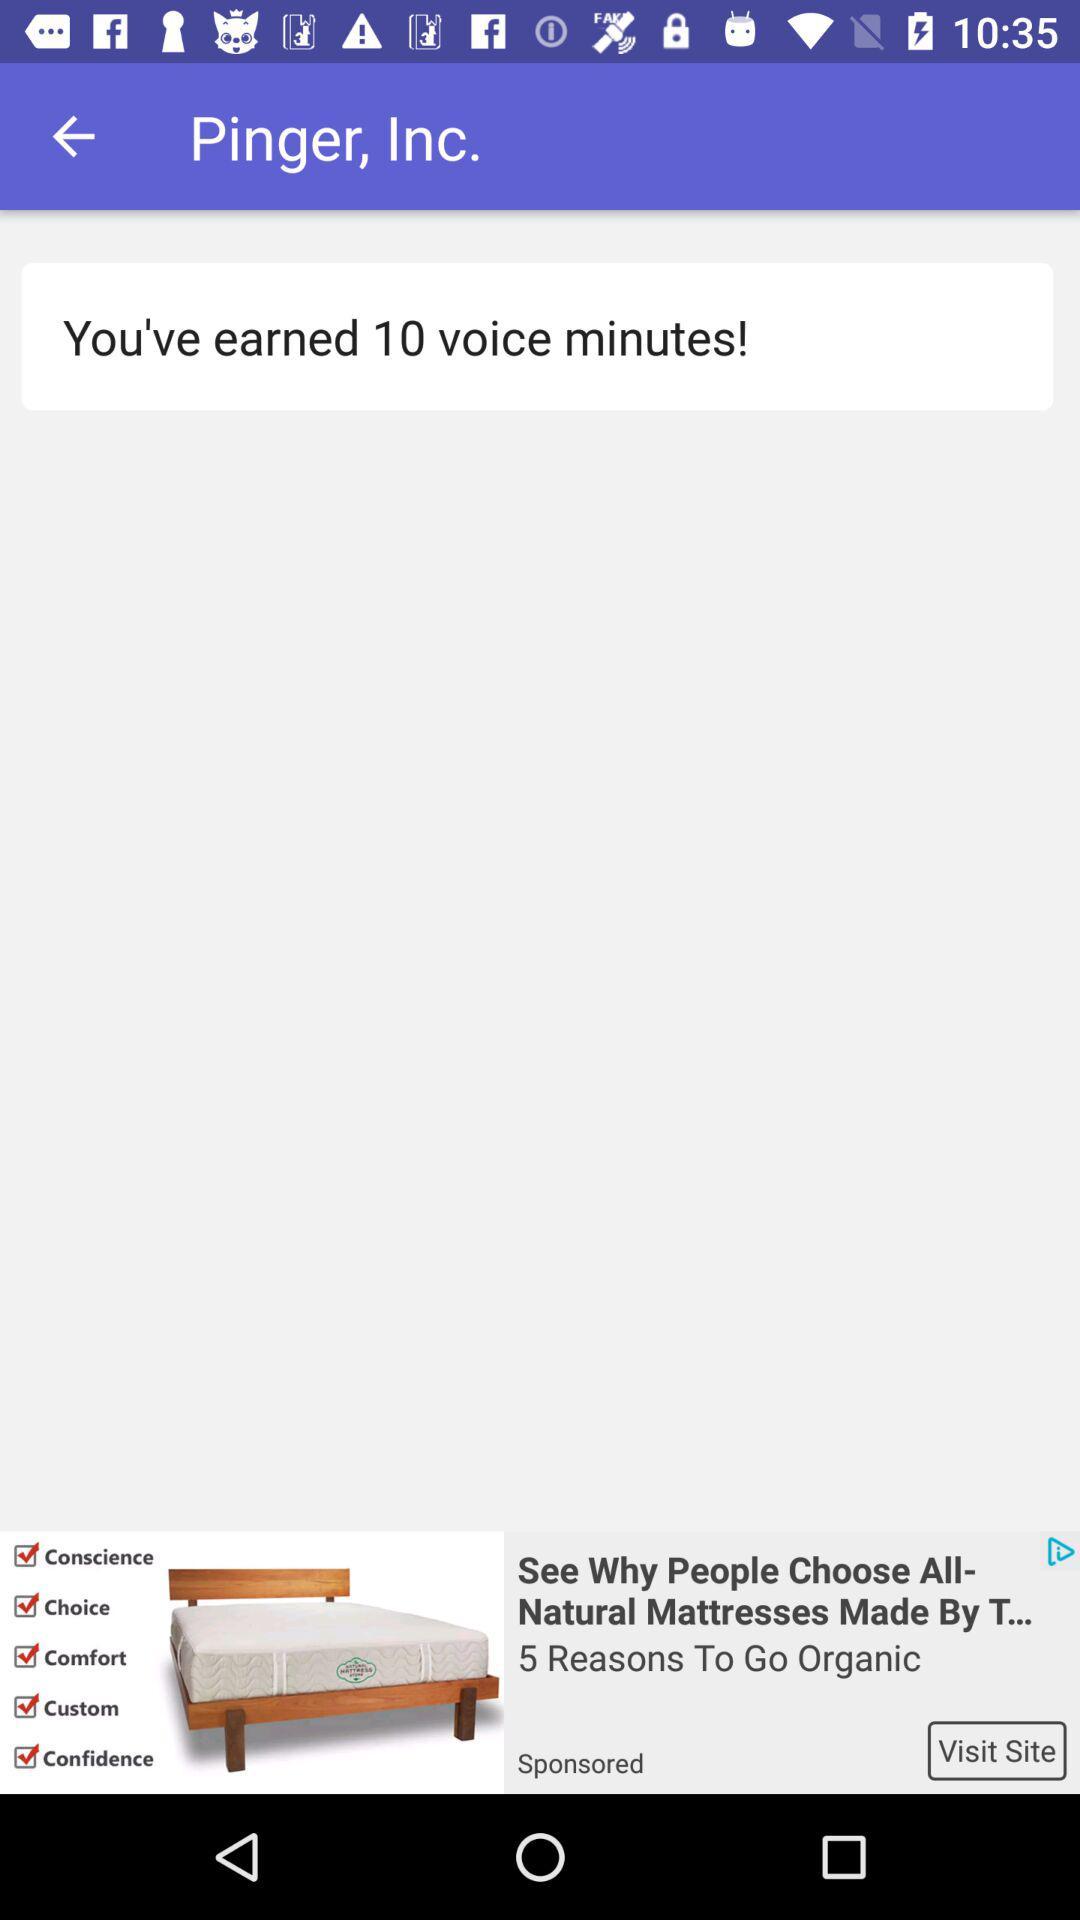 The image size is (1080, 1920). Describe the element at coordinates (250, 1662) in the screenshot. I see `item below you ve earned item` at that location.